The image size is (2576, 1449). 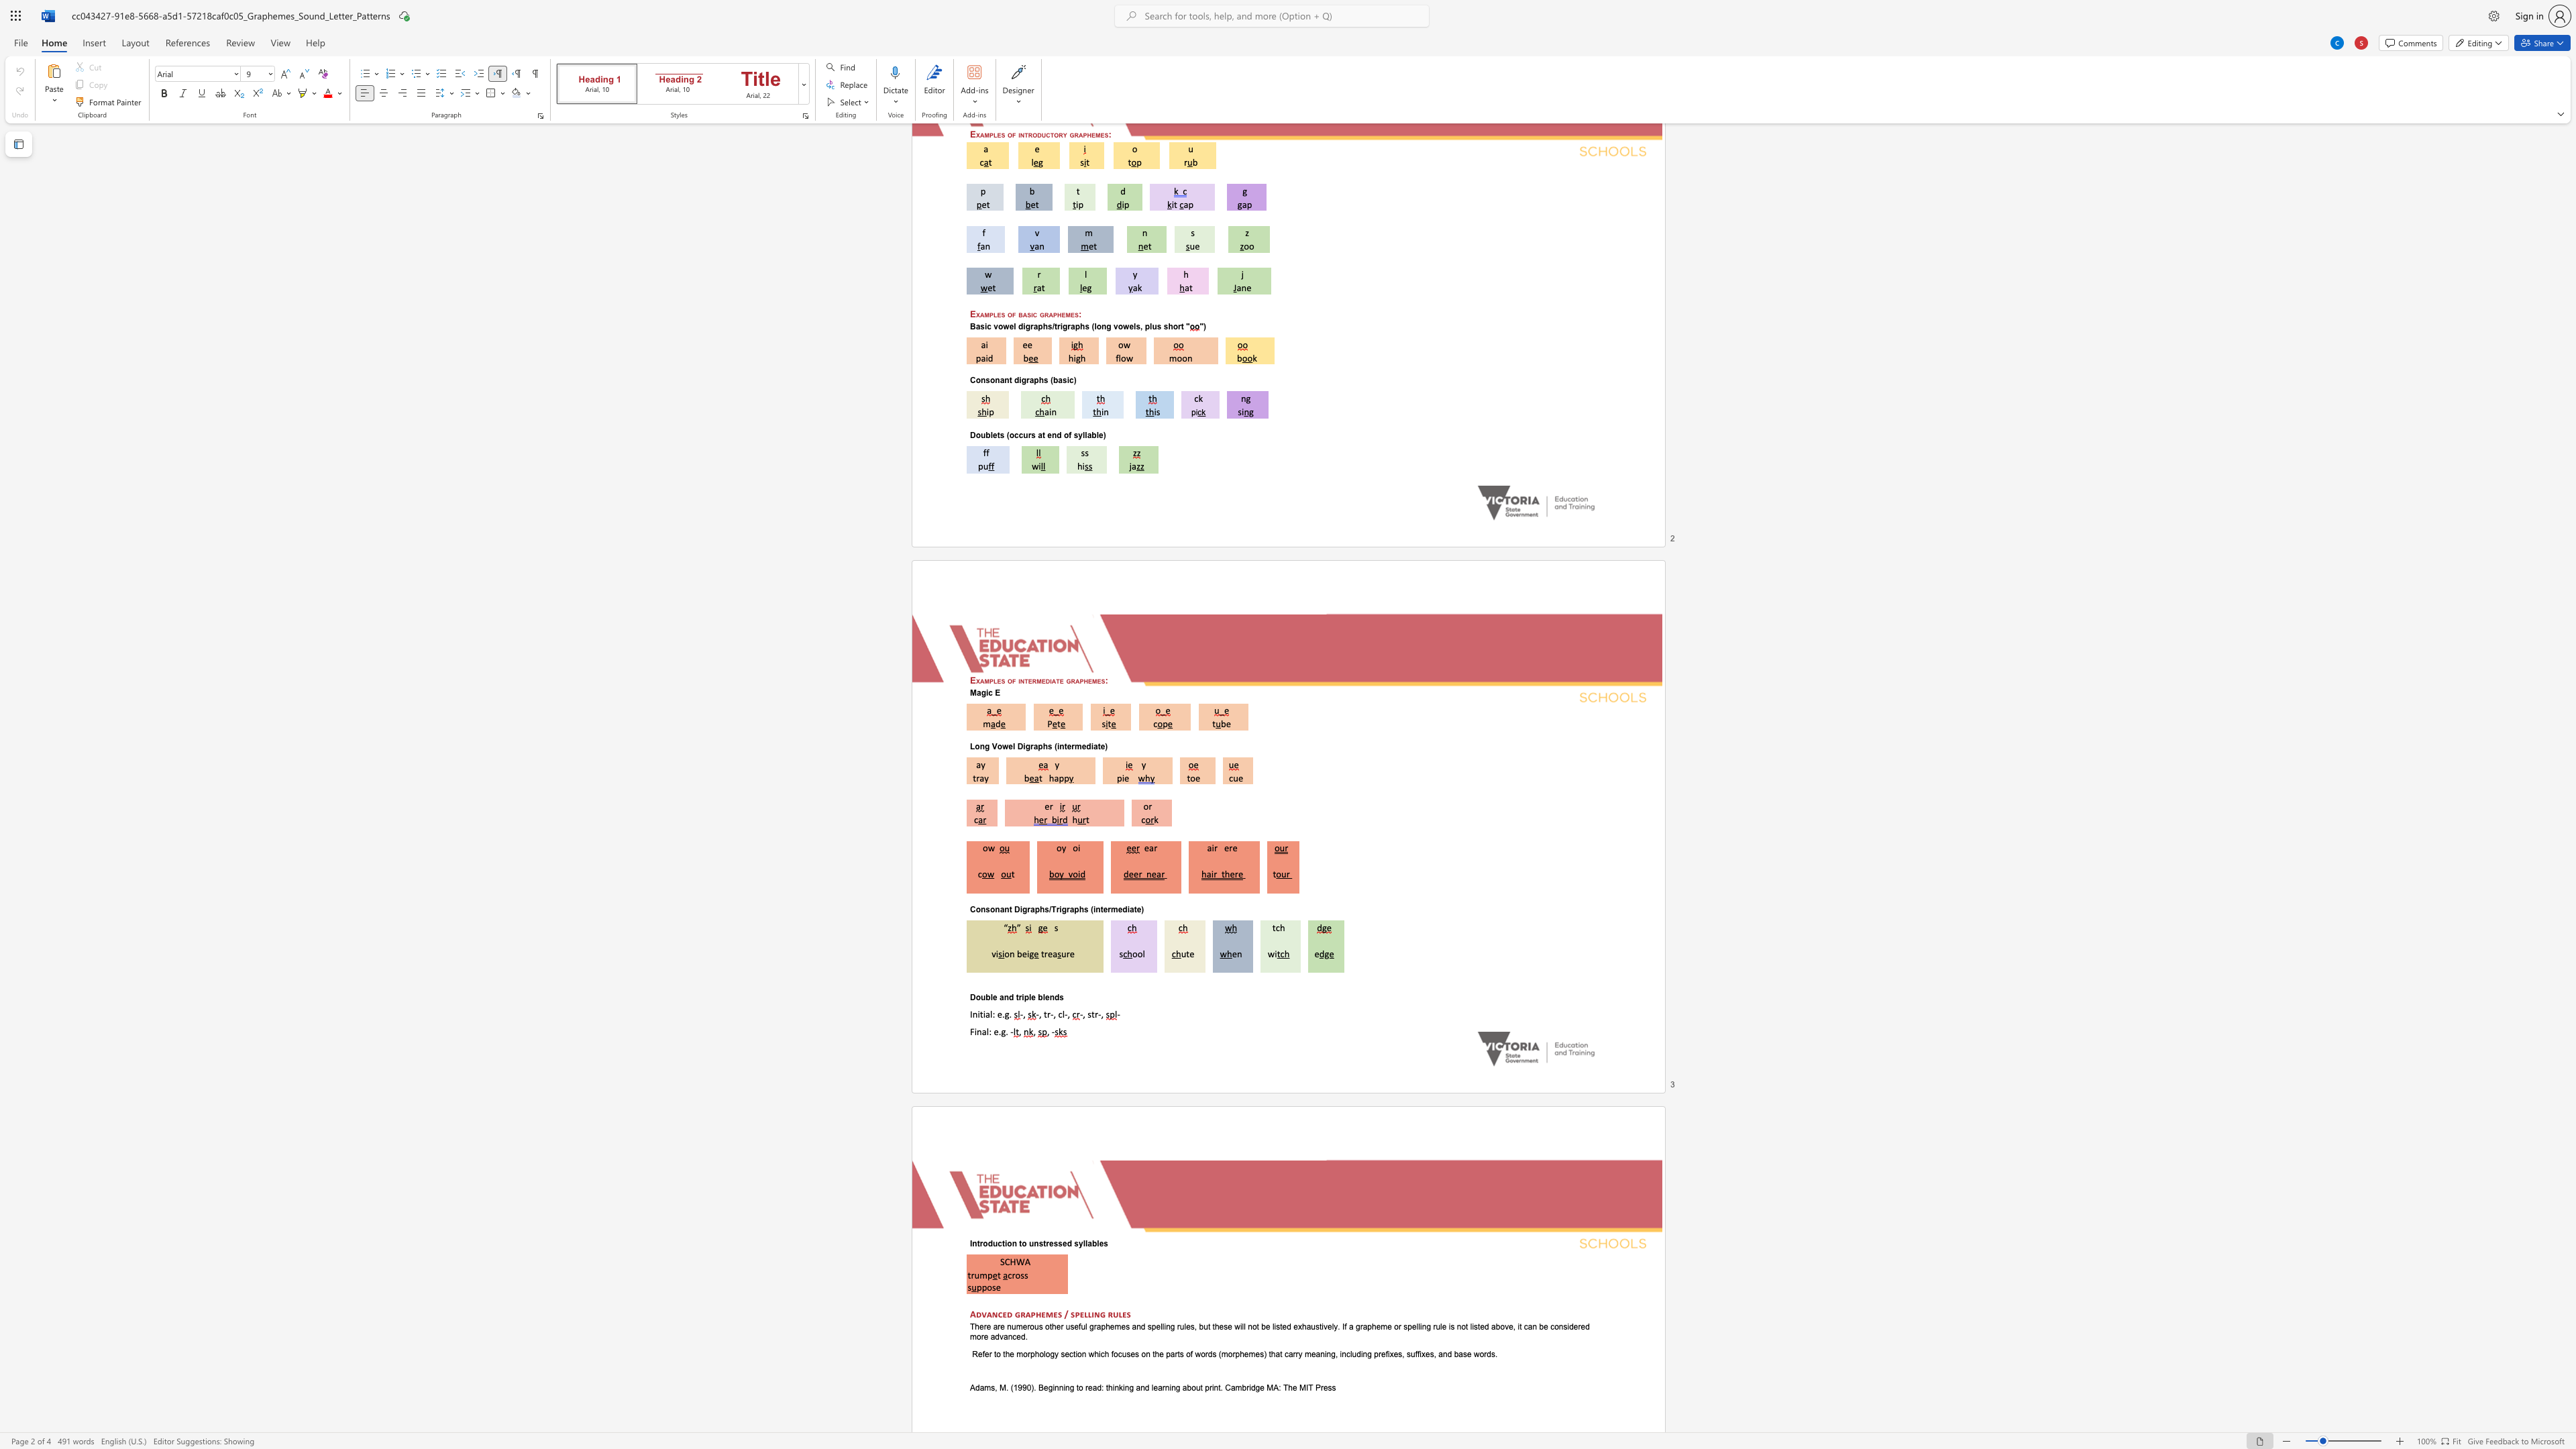 What do you see at coordinates (1211, 847) in the screenshot?
I see `the subset text "ir   e" within the text "air   ere"` at bounding box center [1211, 847].